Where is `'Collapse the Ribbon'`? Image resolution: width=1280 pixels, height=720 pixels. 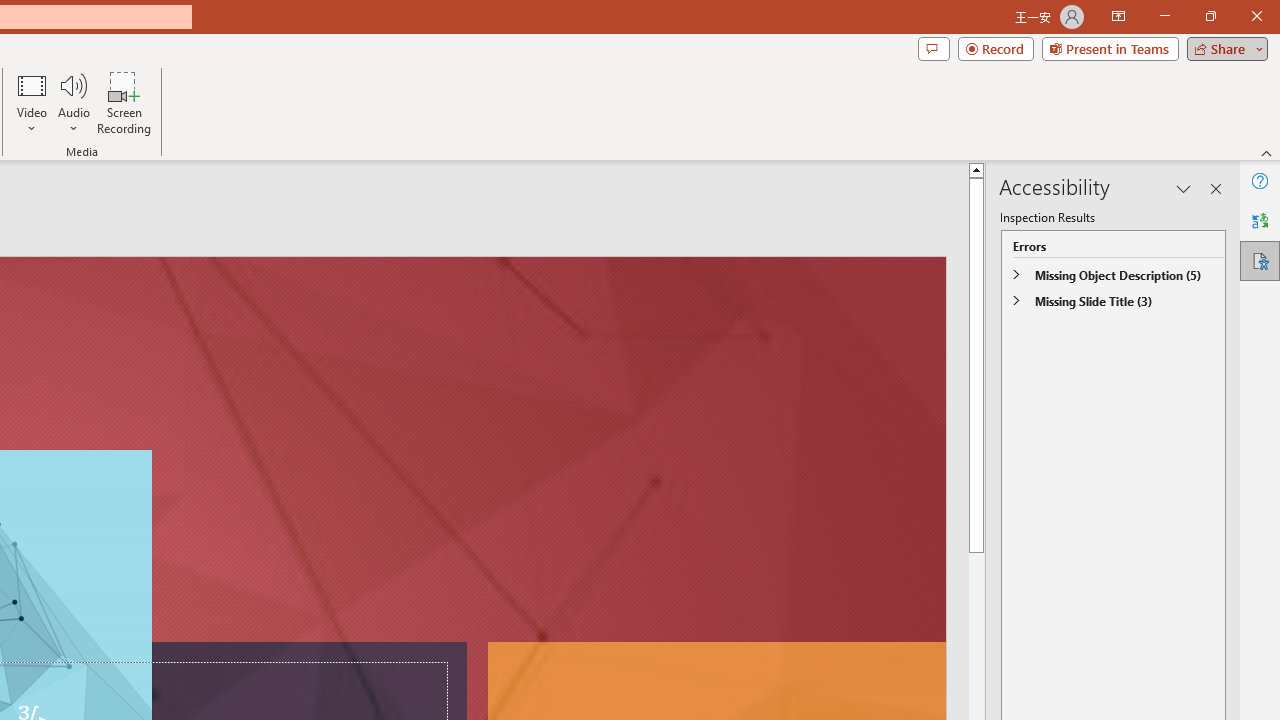 'Collapse the Ribbon' is located at coordinates (1266, 152).